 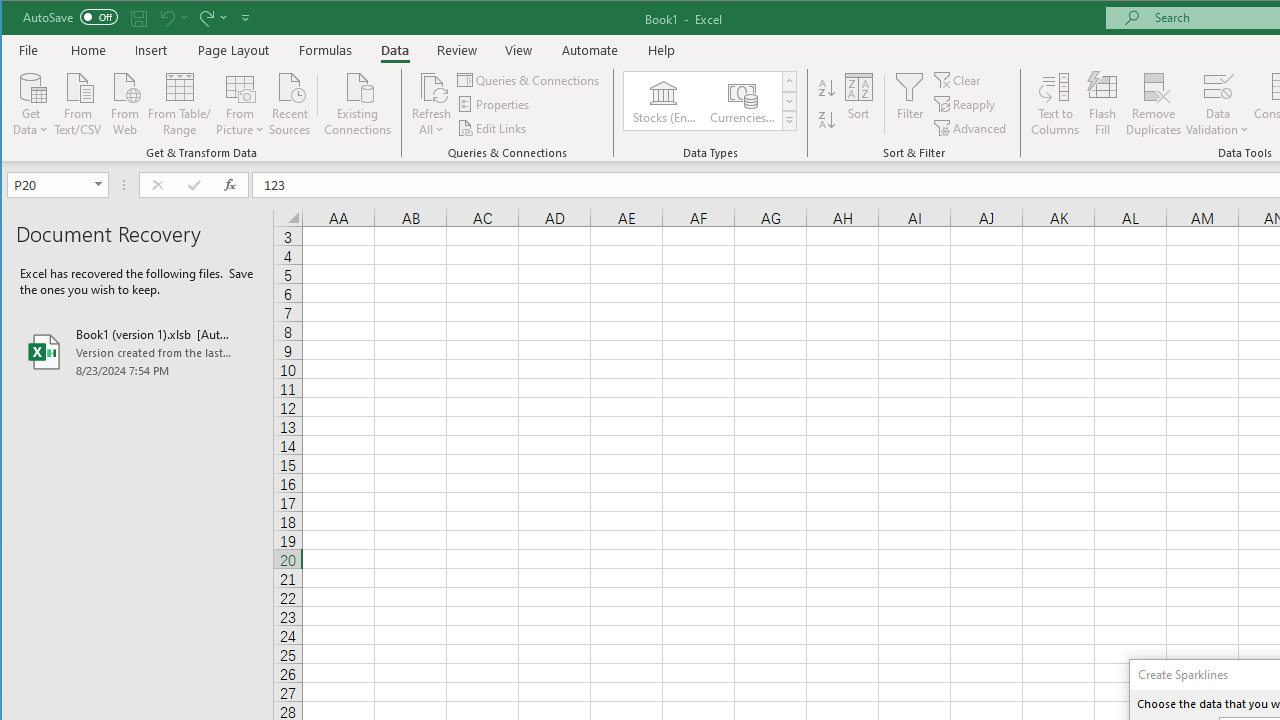 What do you see at coordinates (179, 102) in the screenshot?
I see `'From Table/Range'` at bounding box center [179, 102].